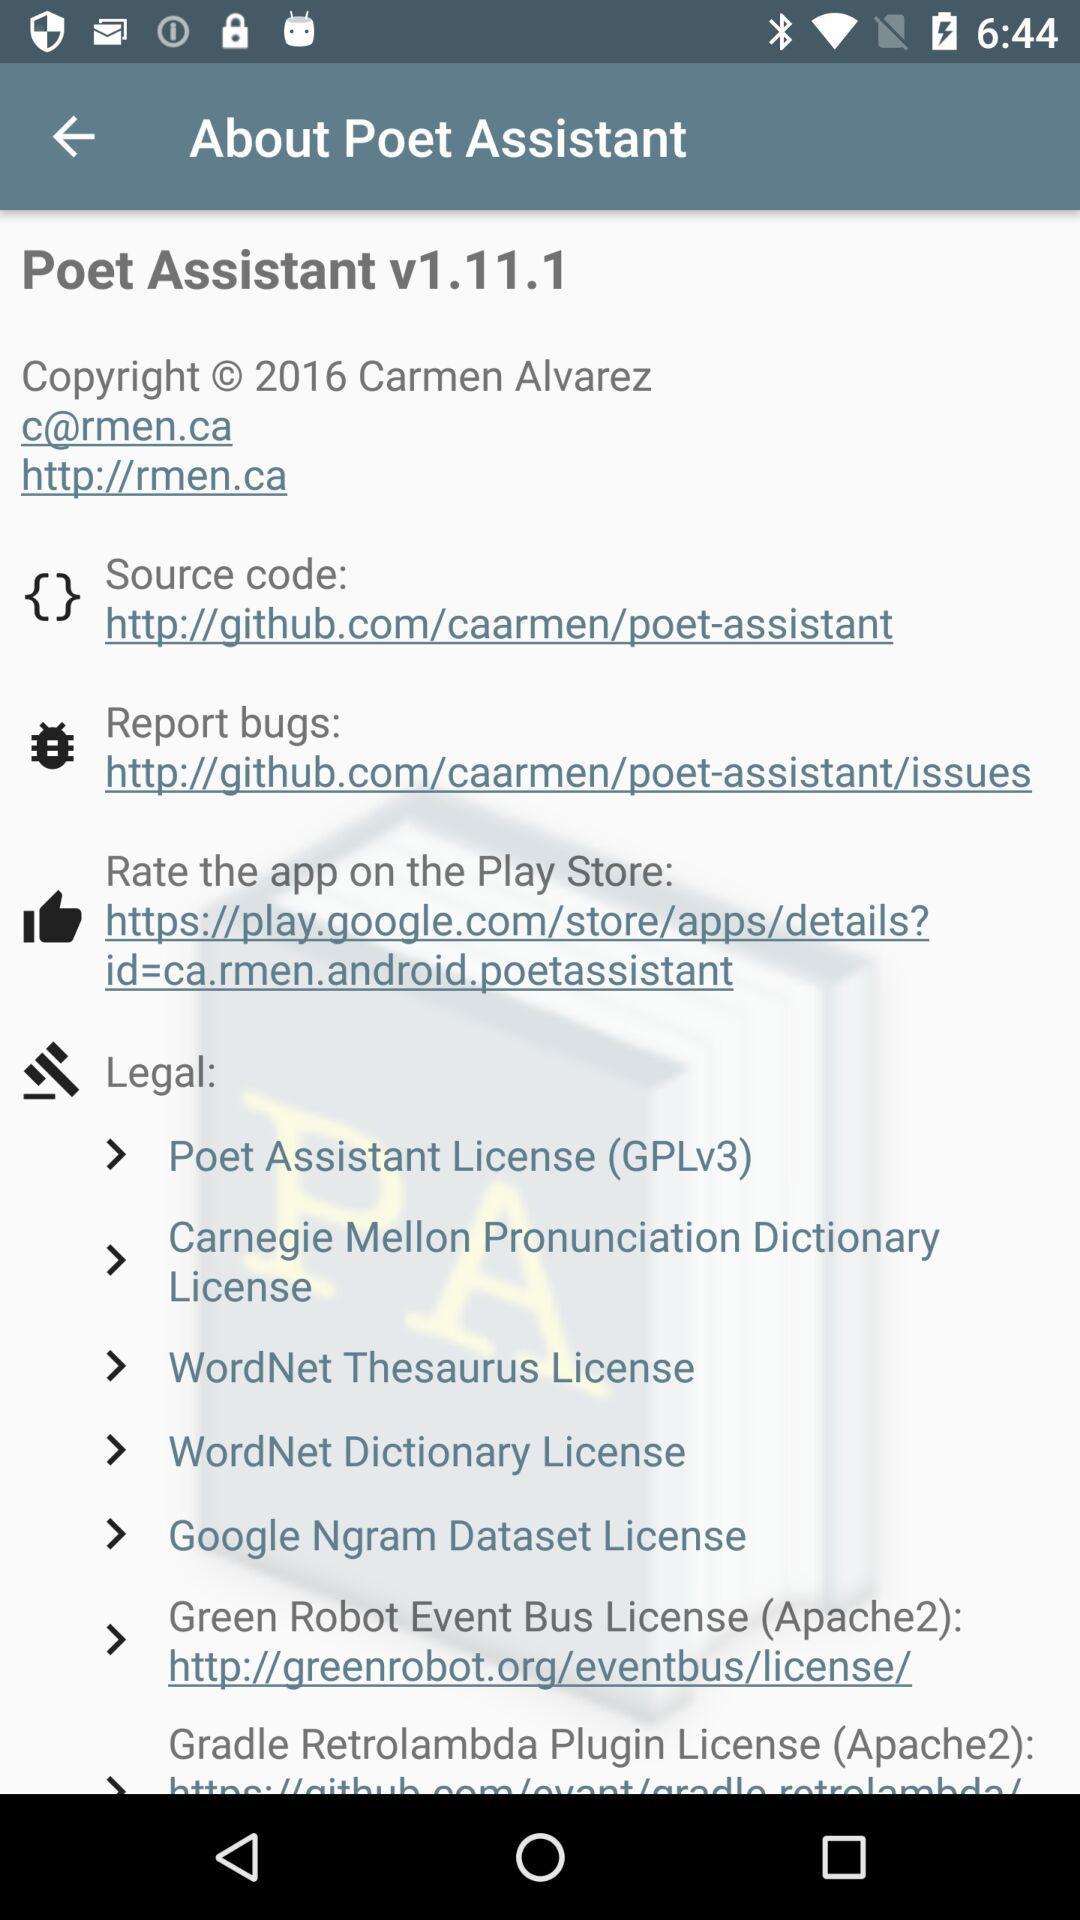 The width and height of the screenshot is (1080, 1920). Describe the element at coordinates (414, 1532) in the screenshot. I see `google ngram dataset` at that location.